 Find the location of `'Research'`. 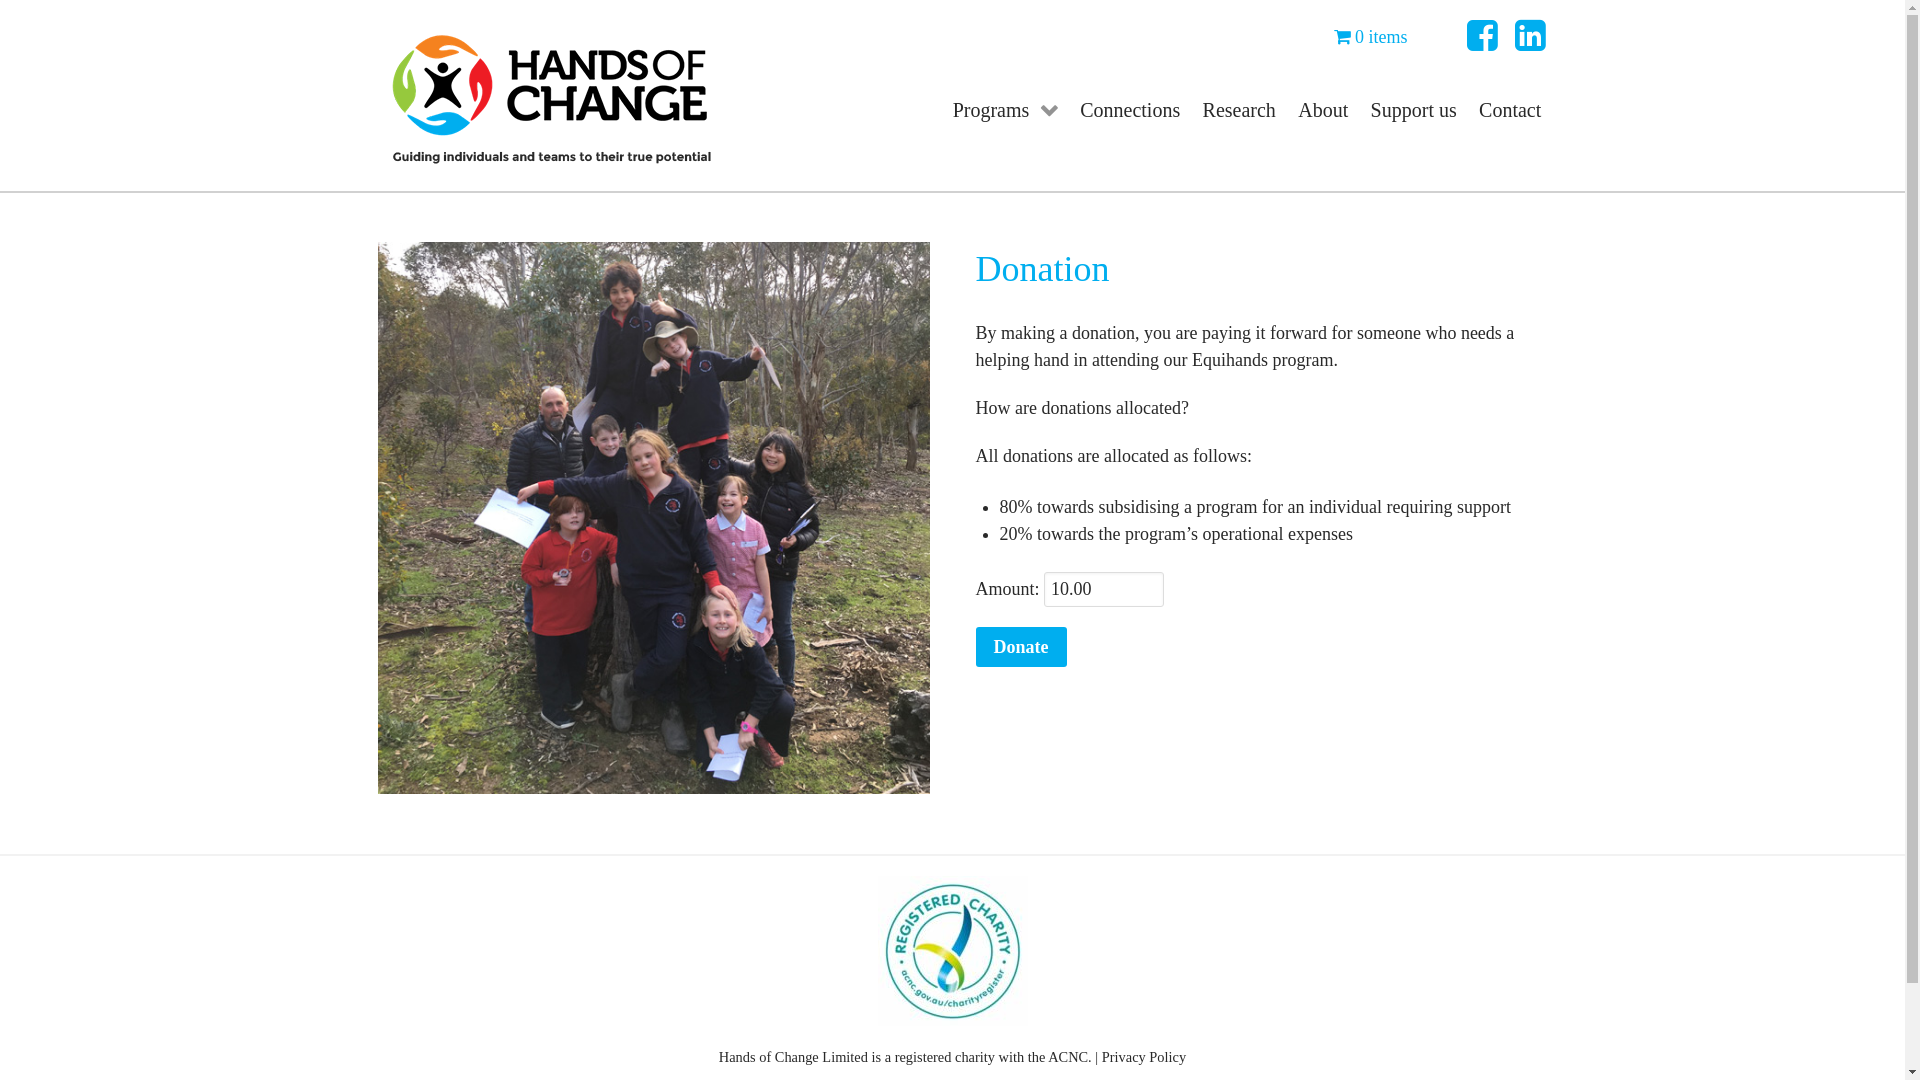

'Research' is located at coordinates (1237, 108).